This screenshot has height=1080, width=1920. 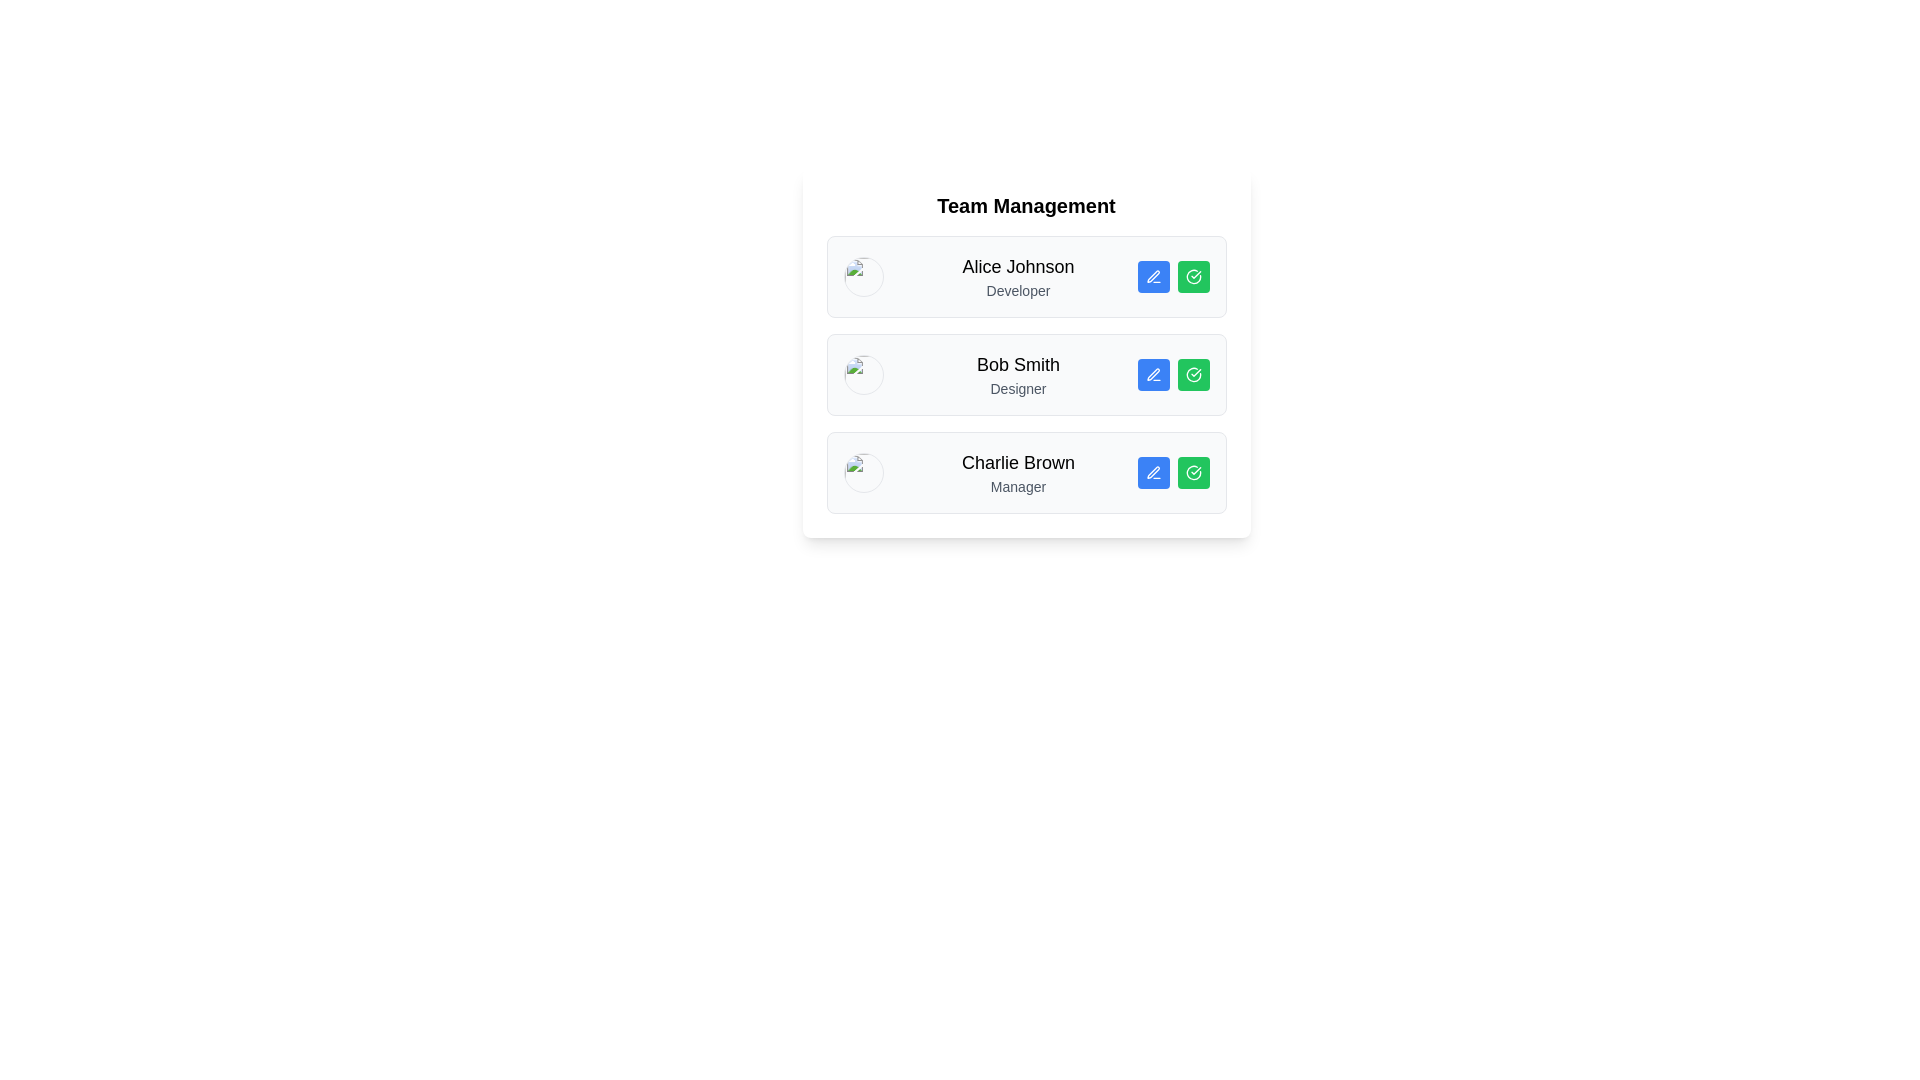 What do you see at coordinates (1026, 374) in the screenshot?
I see `the second list item displaying a team member's name and role under the 'Team Management' heading` at bounding box center [1026, 374].